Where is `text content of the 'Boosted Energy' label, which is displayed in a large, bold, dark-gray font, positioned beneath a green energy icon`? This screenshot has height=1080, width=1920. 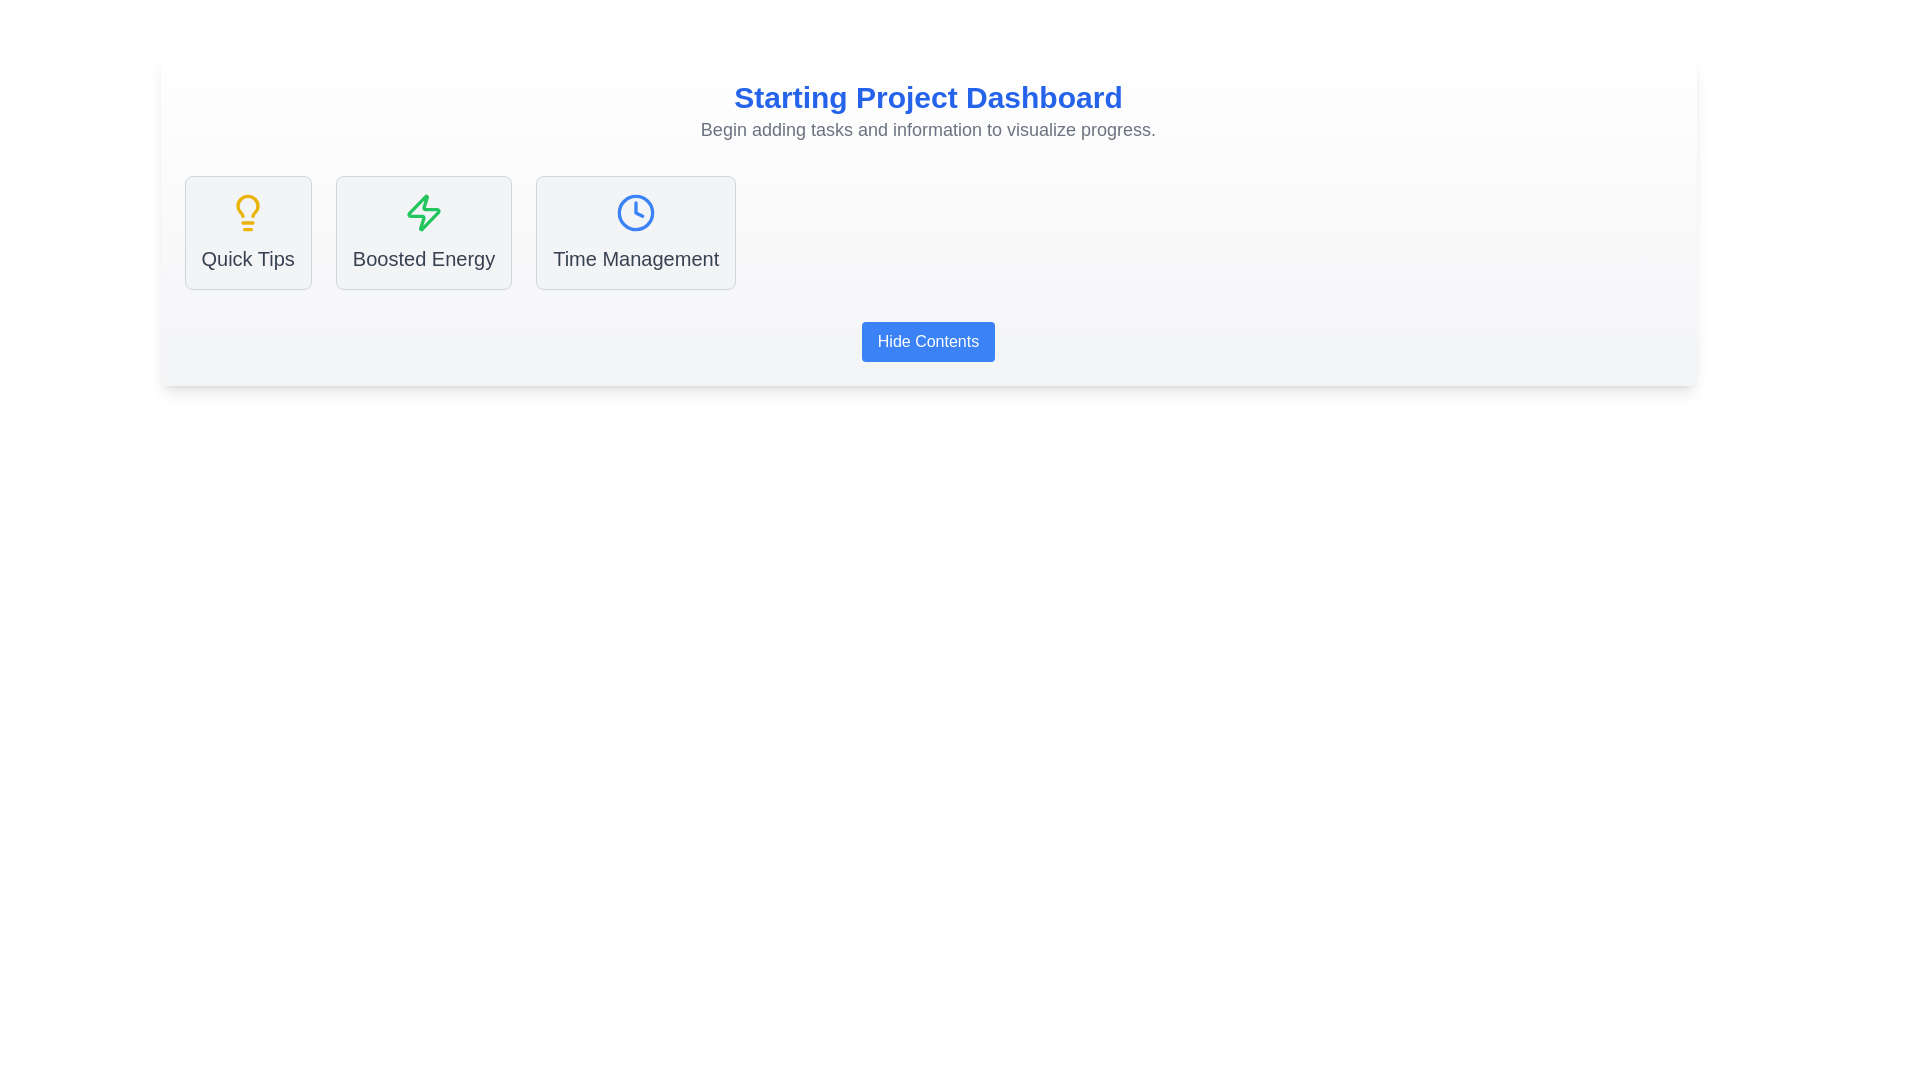
text content of the 'Boosted Energy' label, which is displayed in a large, bold, dark-gray font, positioned beneath a green energy icon is located at coordinates (422, 257).